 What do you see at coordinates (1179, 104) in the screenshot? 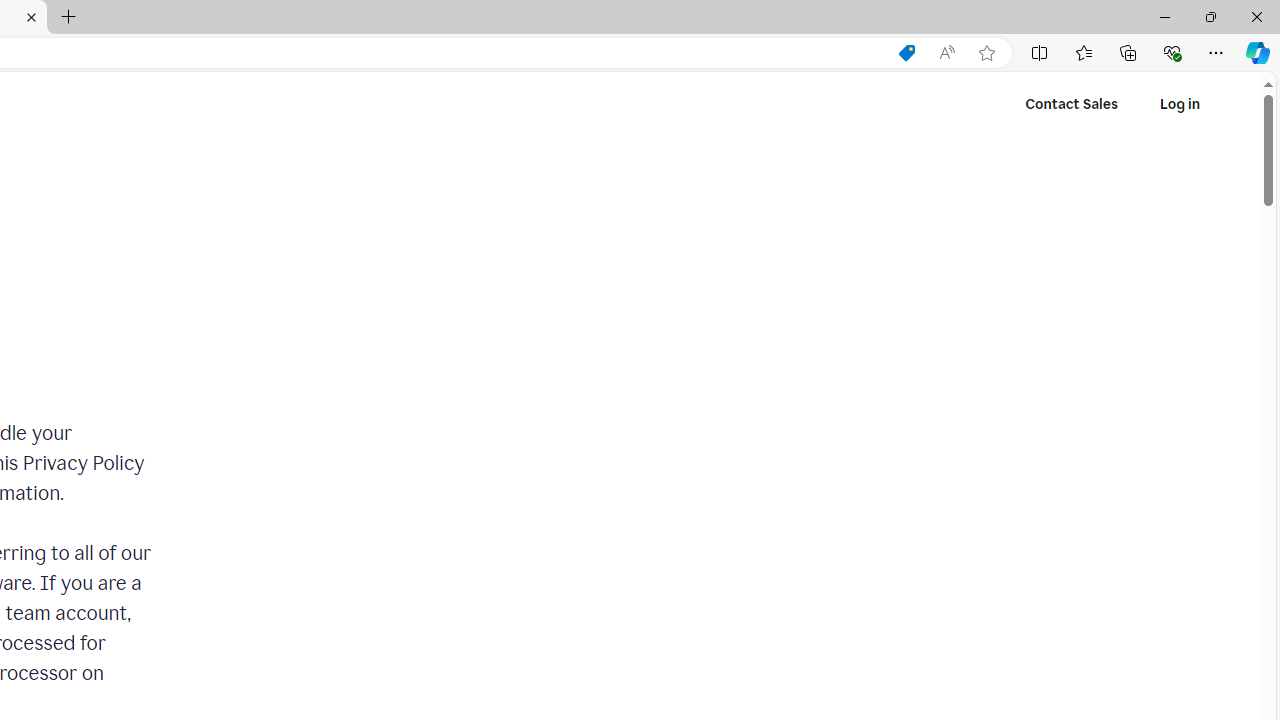
I see `'Log in'` at bounding box center [1179, 104].